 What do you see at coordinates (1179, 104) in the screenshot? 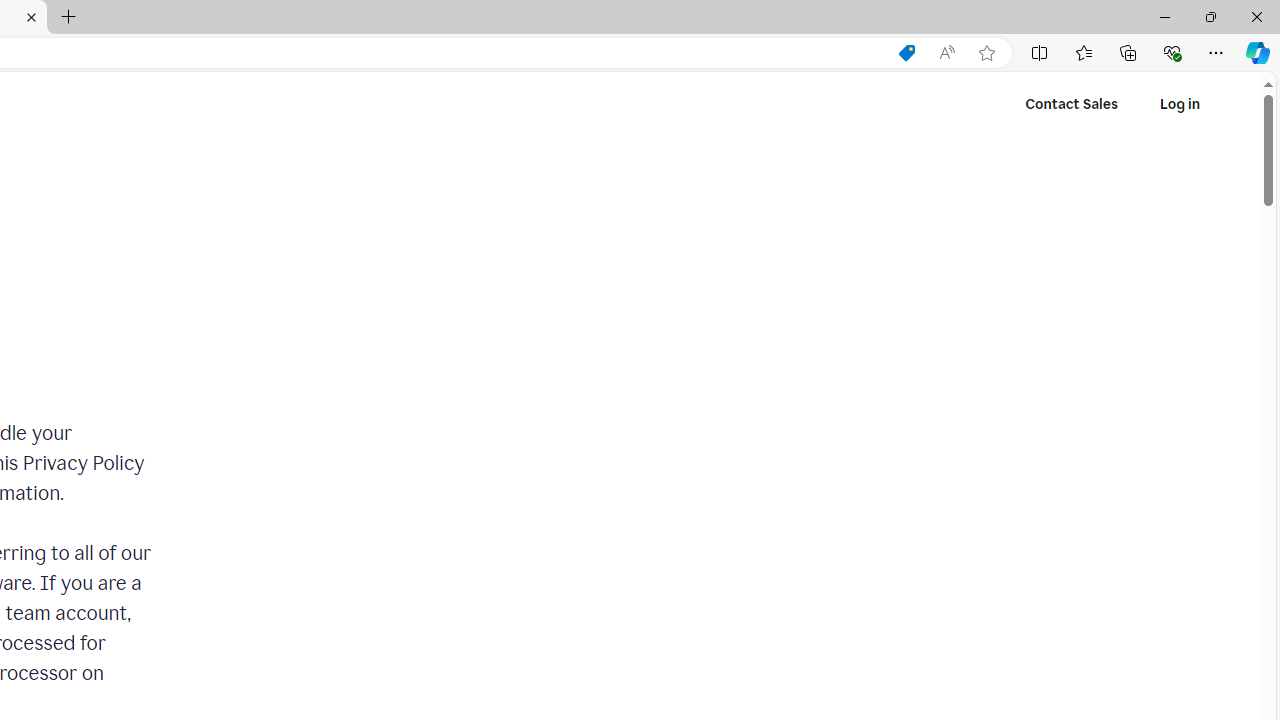
I see `'Log in'` at bounding box center [1179, 104].